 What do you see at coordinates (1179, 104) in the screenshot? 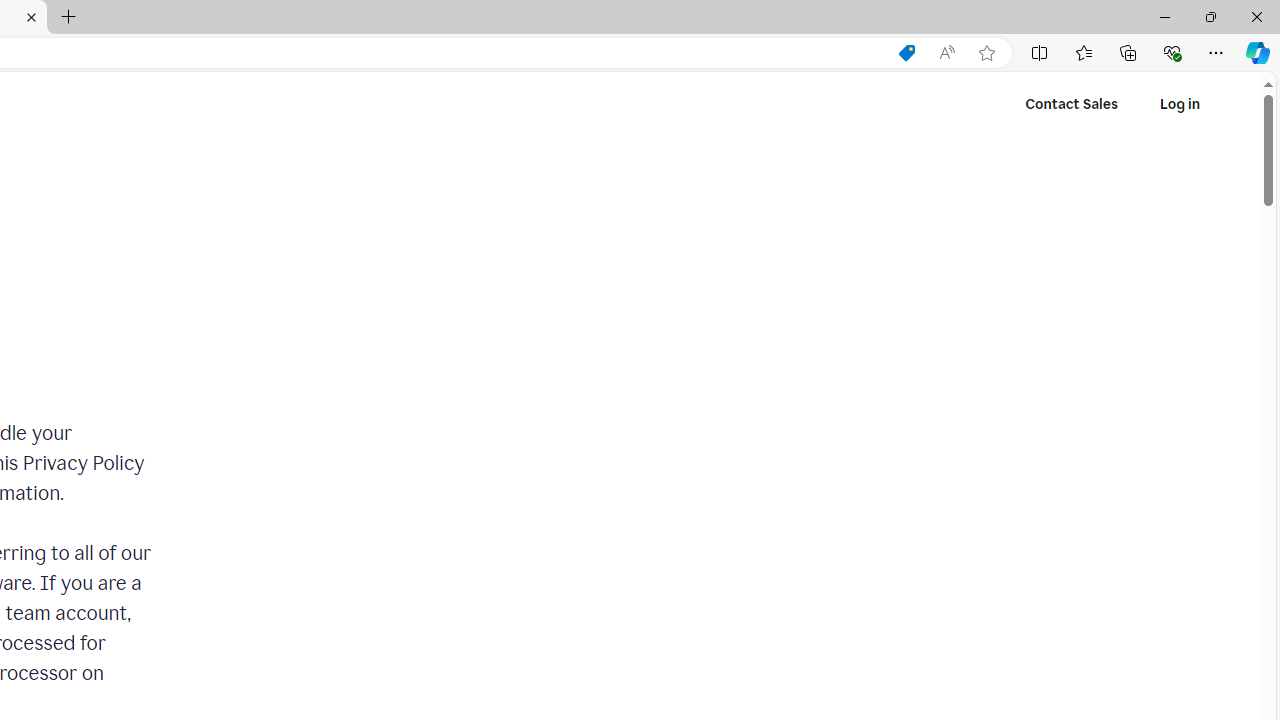
I see `'Log in'` at bounding box center [1179, 104].